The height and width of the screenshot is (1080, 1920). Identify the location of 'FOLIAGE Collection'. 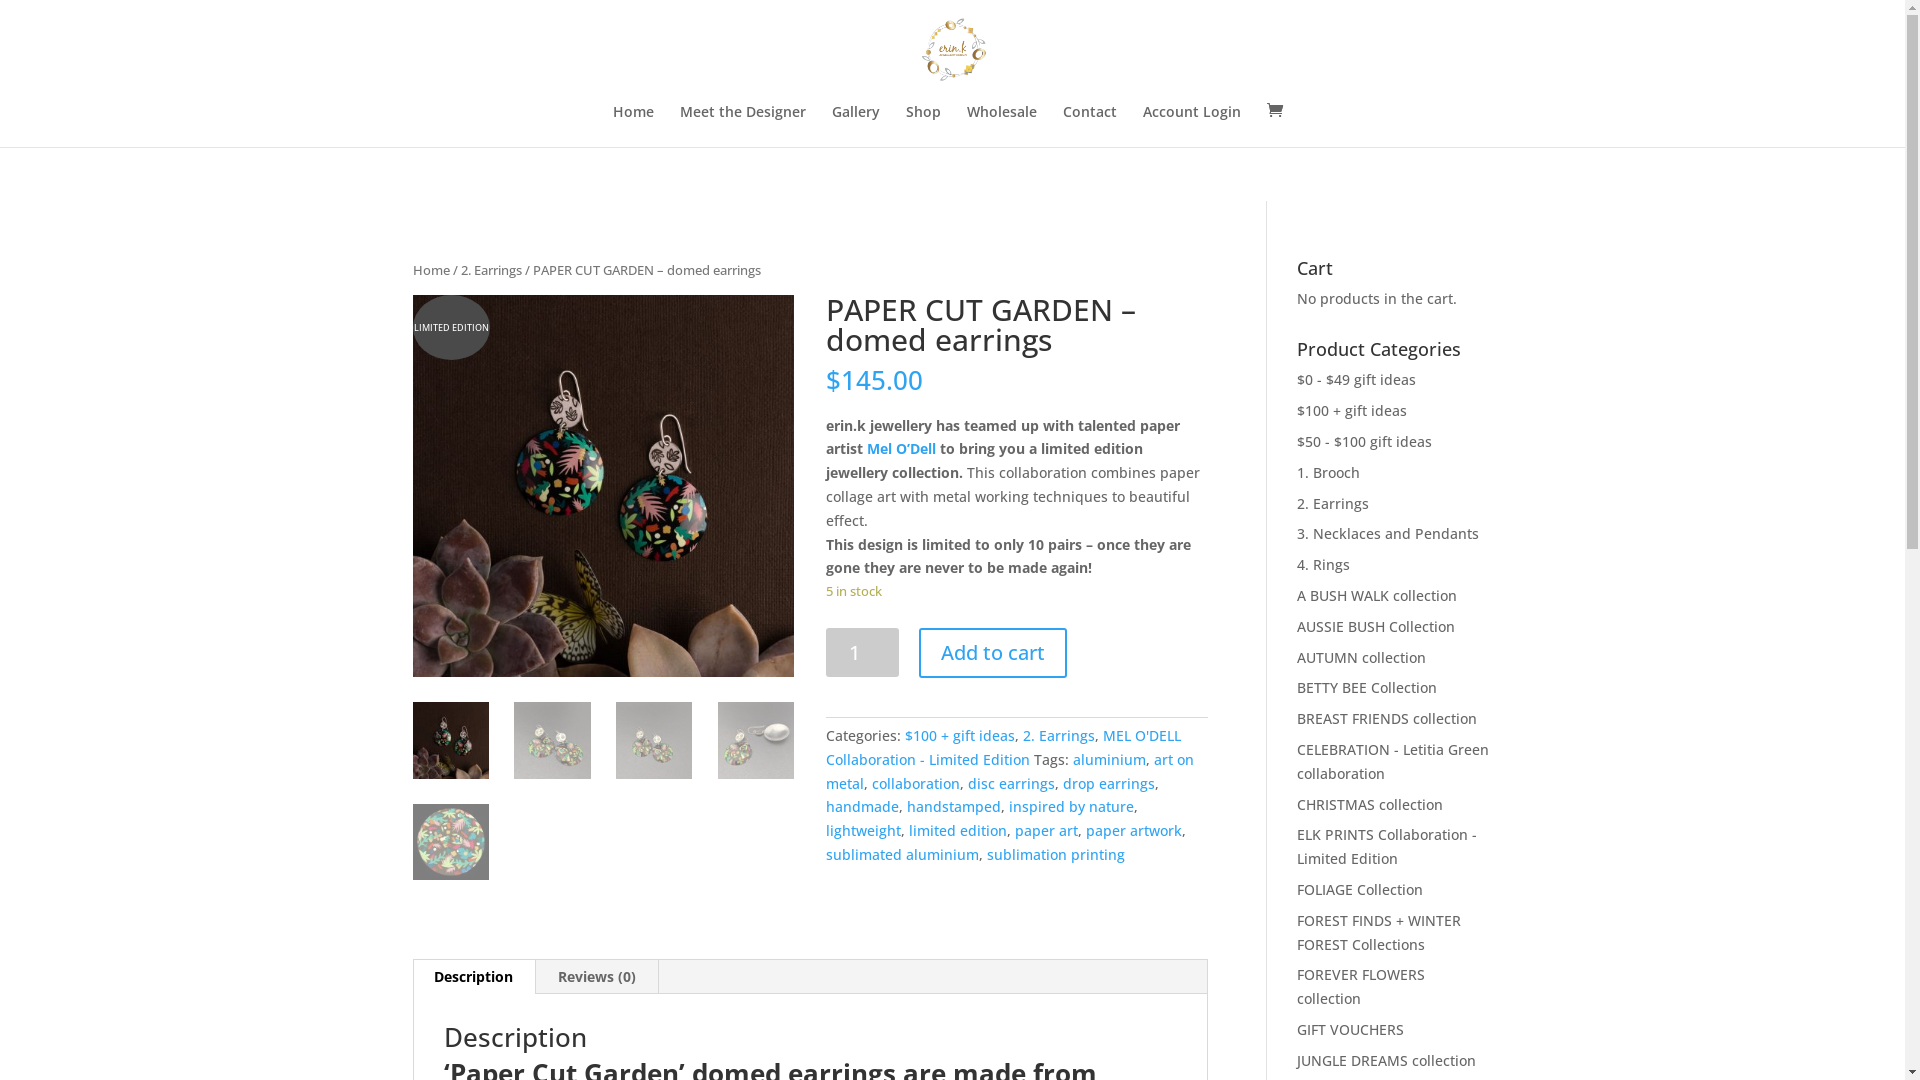
(1359, 888).